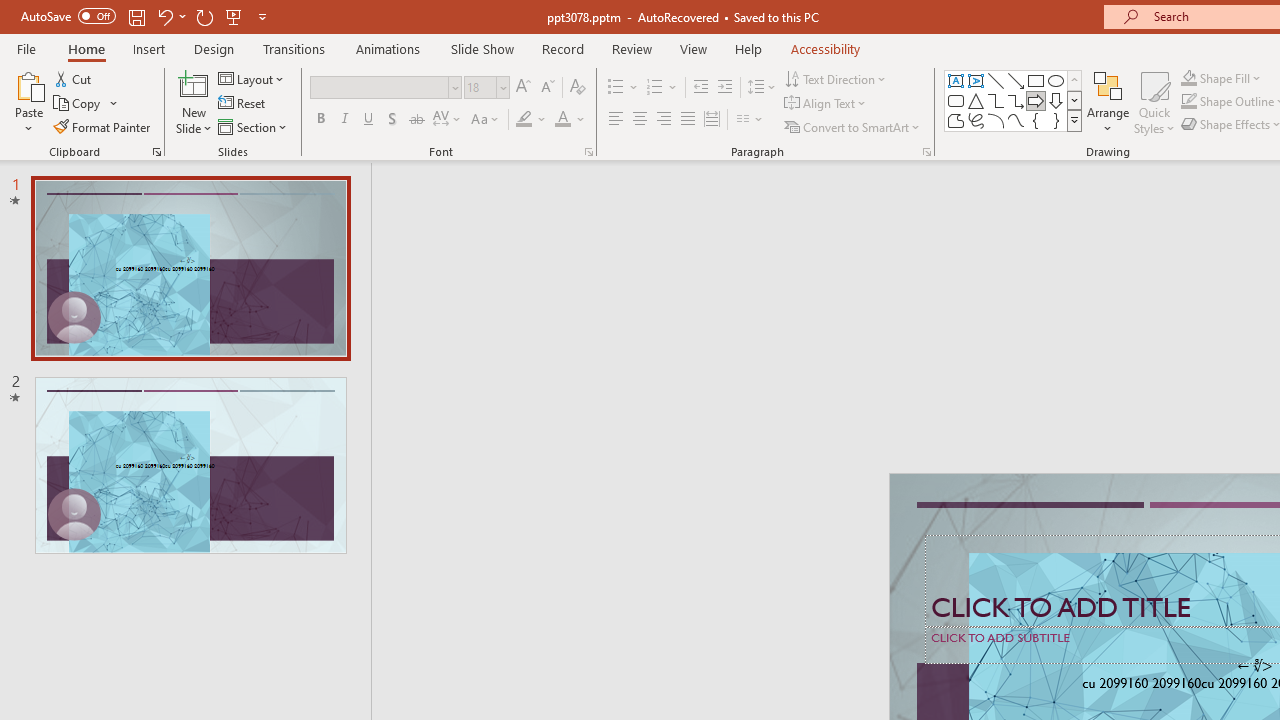  Describe the element at coordinates (1254, 666) in the screenshot. I see `'TextBox 7'` at that location.